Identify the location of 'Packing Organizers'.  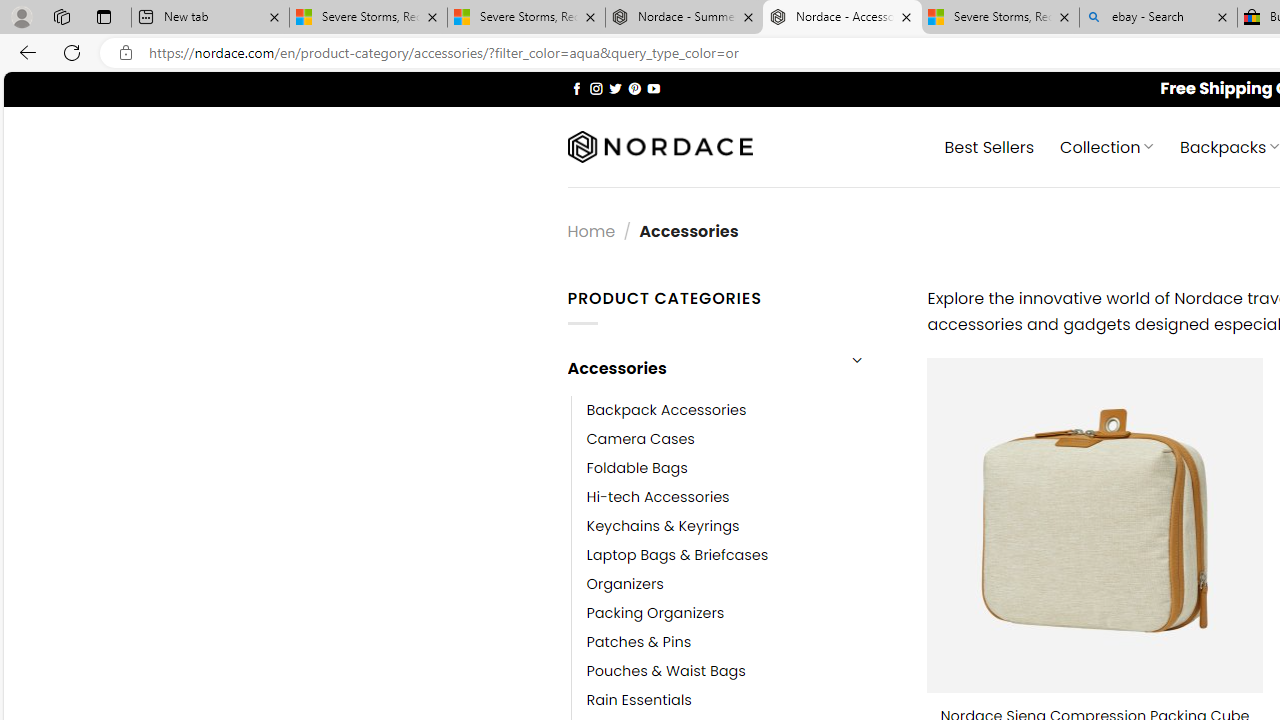
(655, 613).